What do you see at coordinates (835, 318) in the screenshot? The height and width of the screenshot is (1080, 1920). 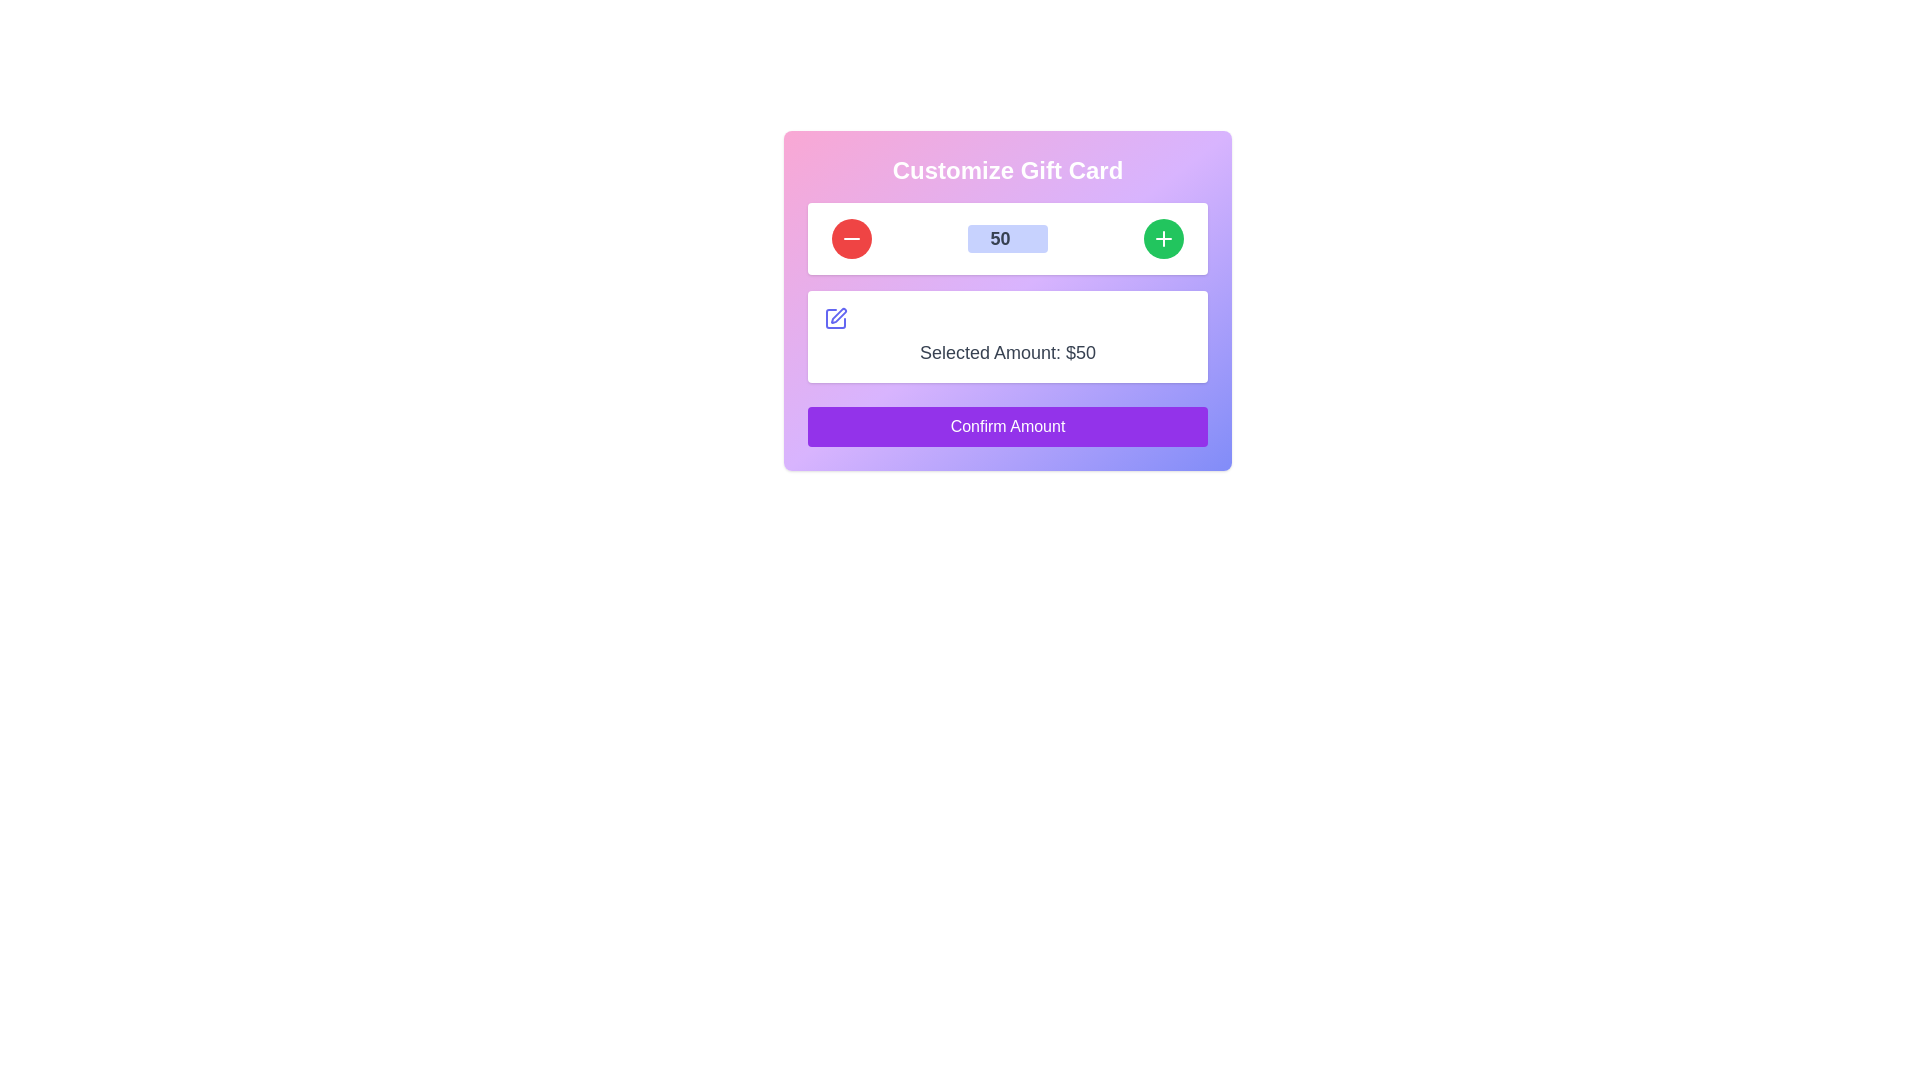 I see `the edit or customization icon button located beneath the amount adjustment buttons and above the text 'Selected Amount: $50'` at bounding box center [835, 318].